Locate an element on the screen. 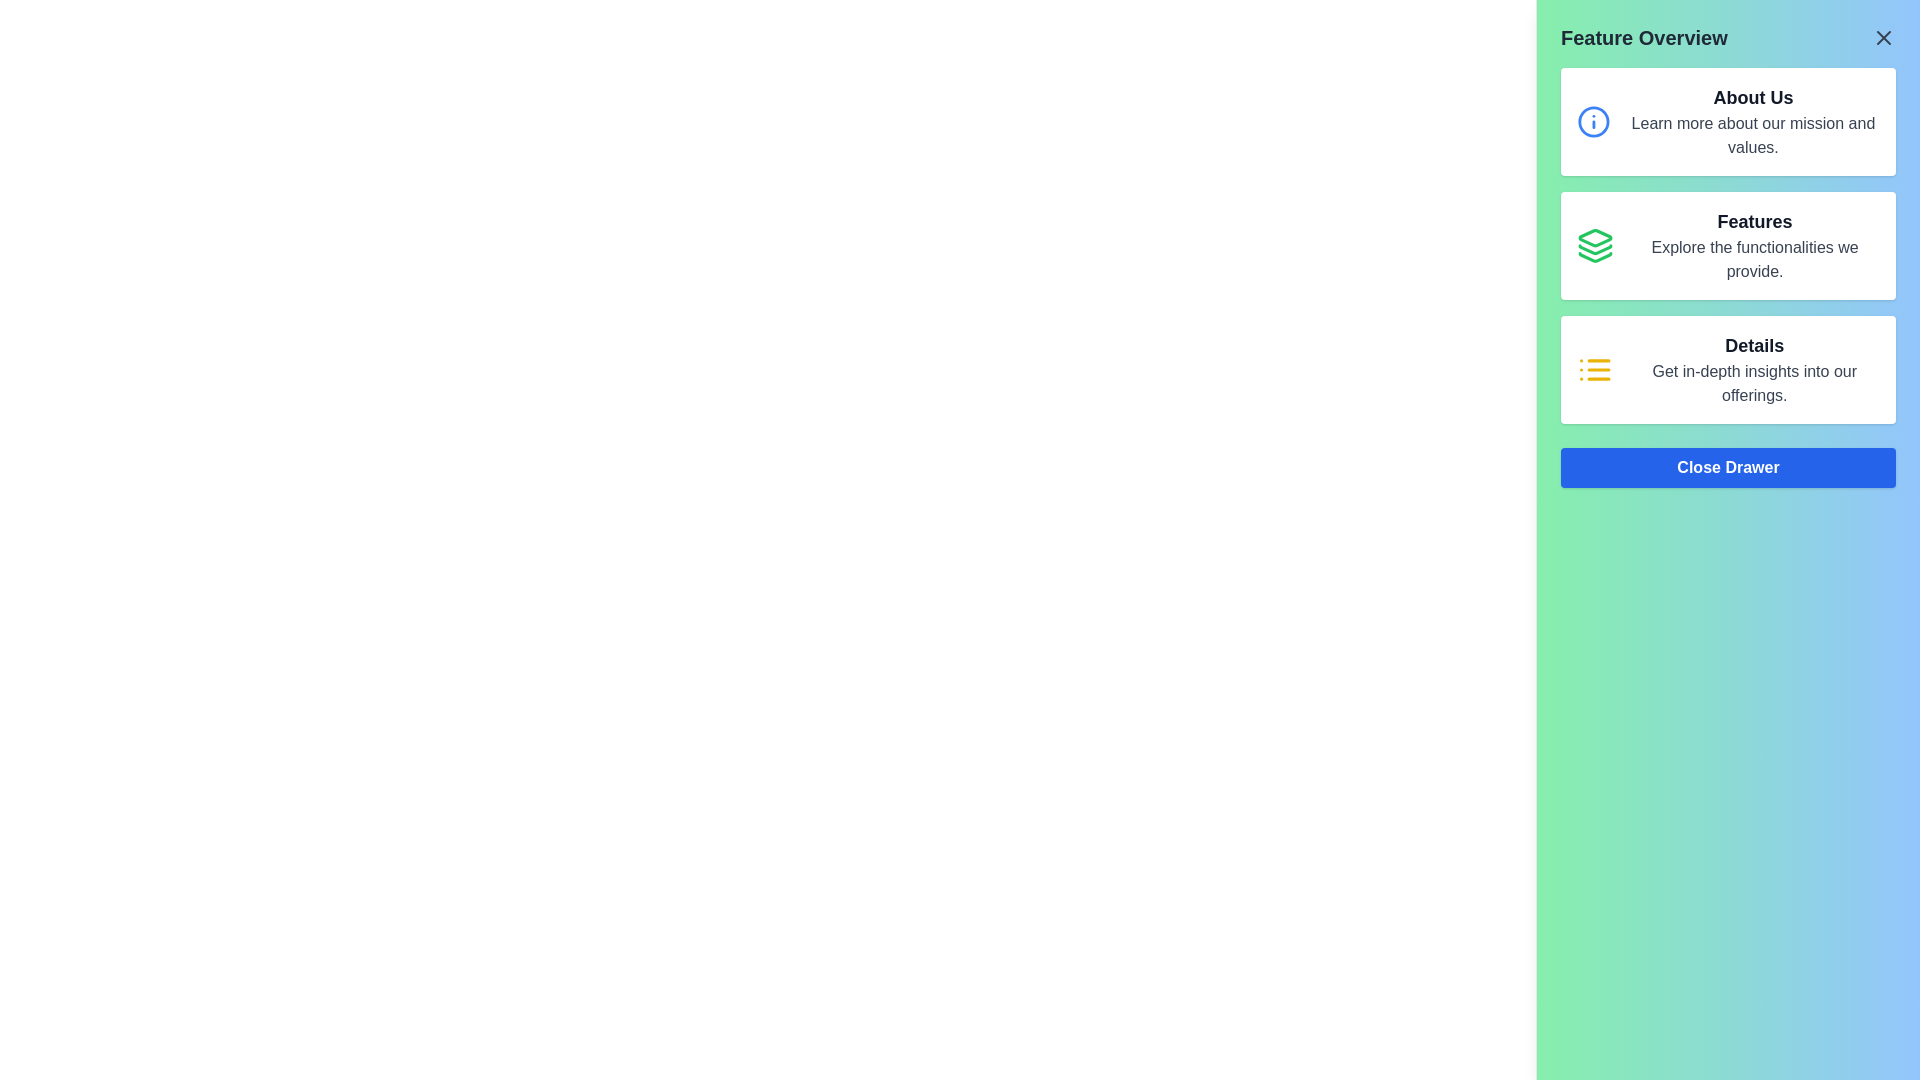 This screenshot has height=1080, width=1920. the middle layer of the three-layer icon structure located in the right section of the interface under the 'Features' heading is located at coordinates (1594, 248).